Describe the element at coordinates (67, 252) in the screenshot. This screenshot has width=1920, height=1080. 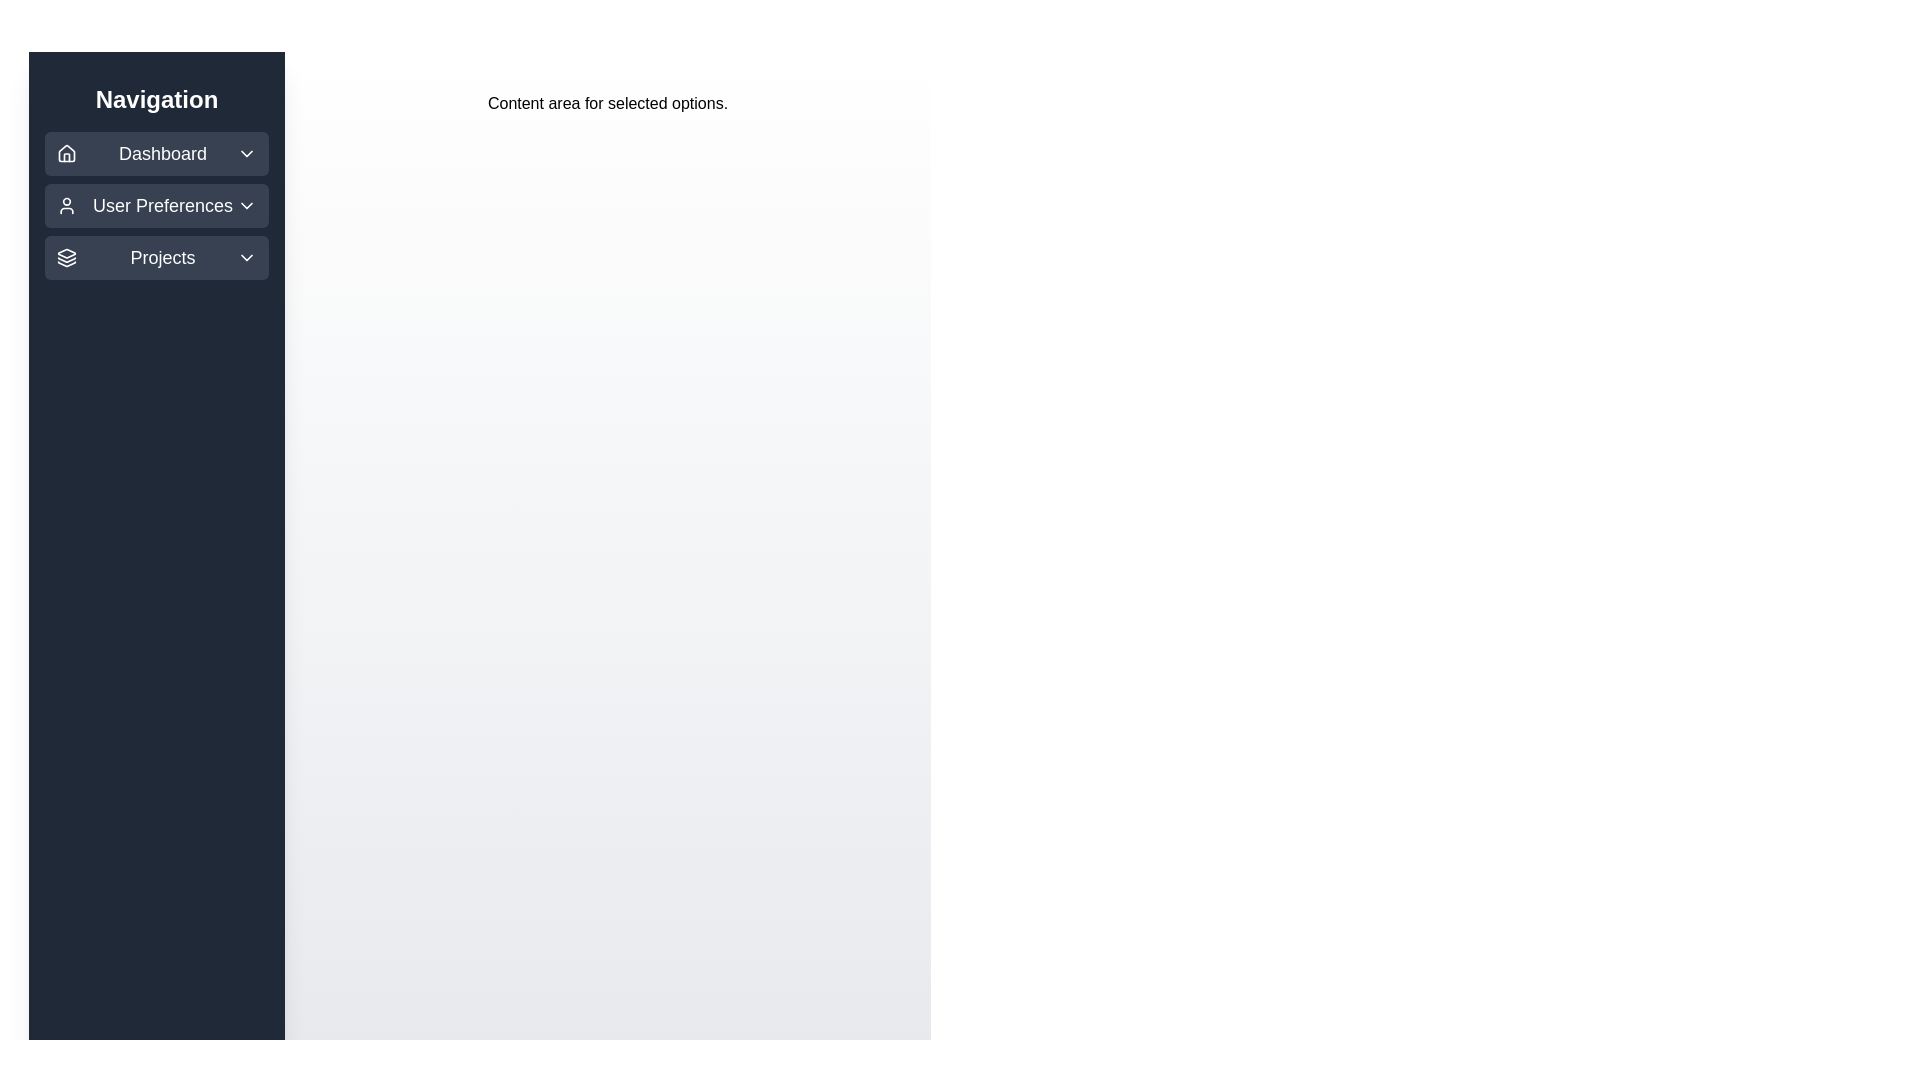
I see `the triangular layered SVG icon located in the lower part of the side navigation menu under the 'Projects' section` at that location.